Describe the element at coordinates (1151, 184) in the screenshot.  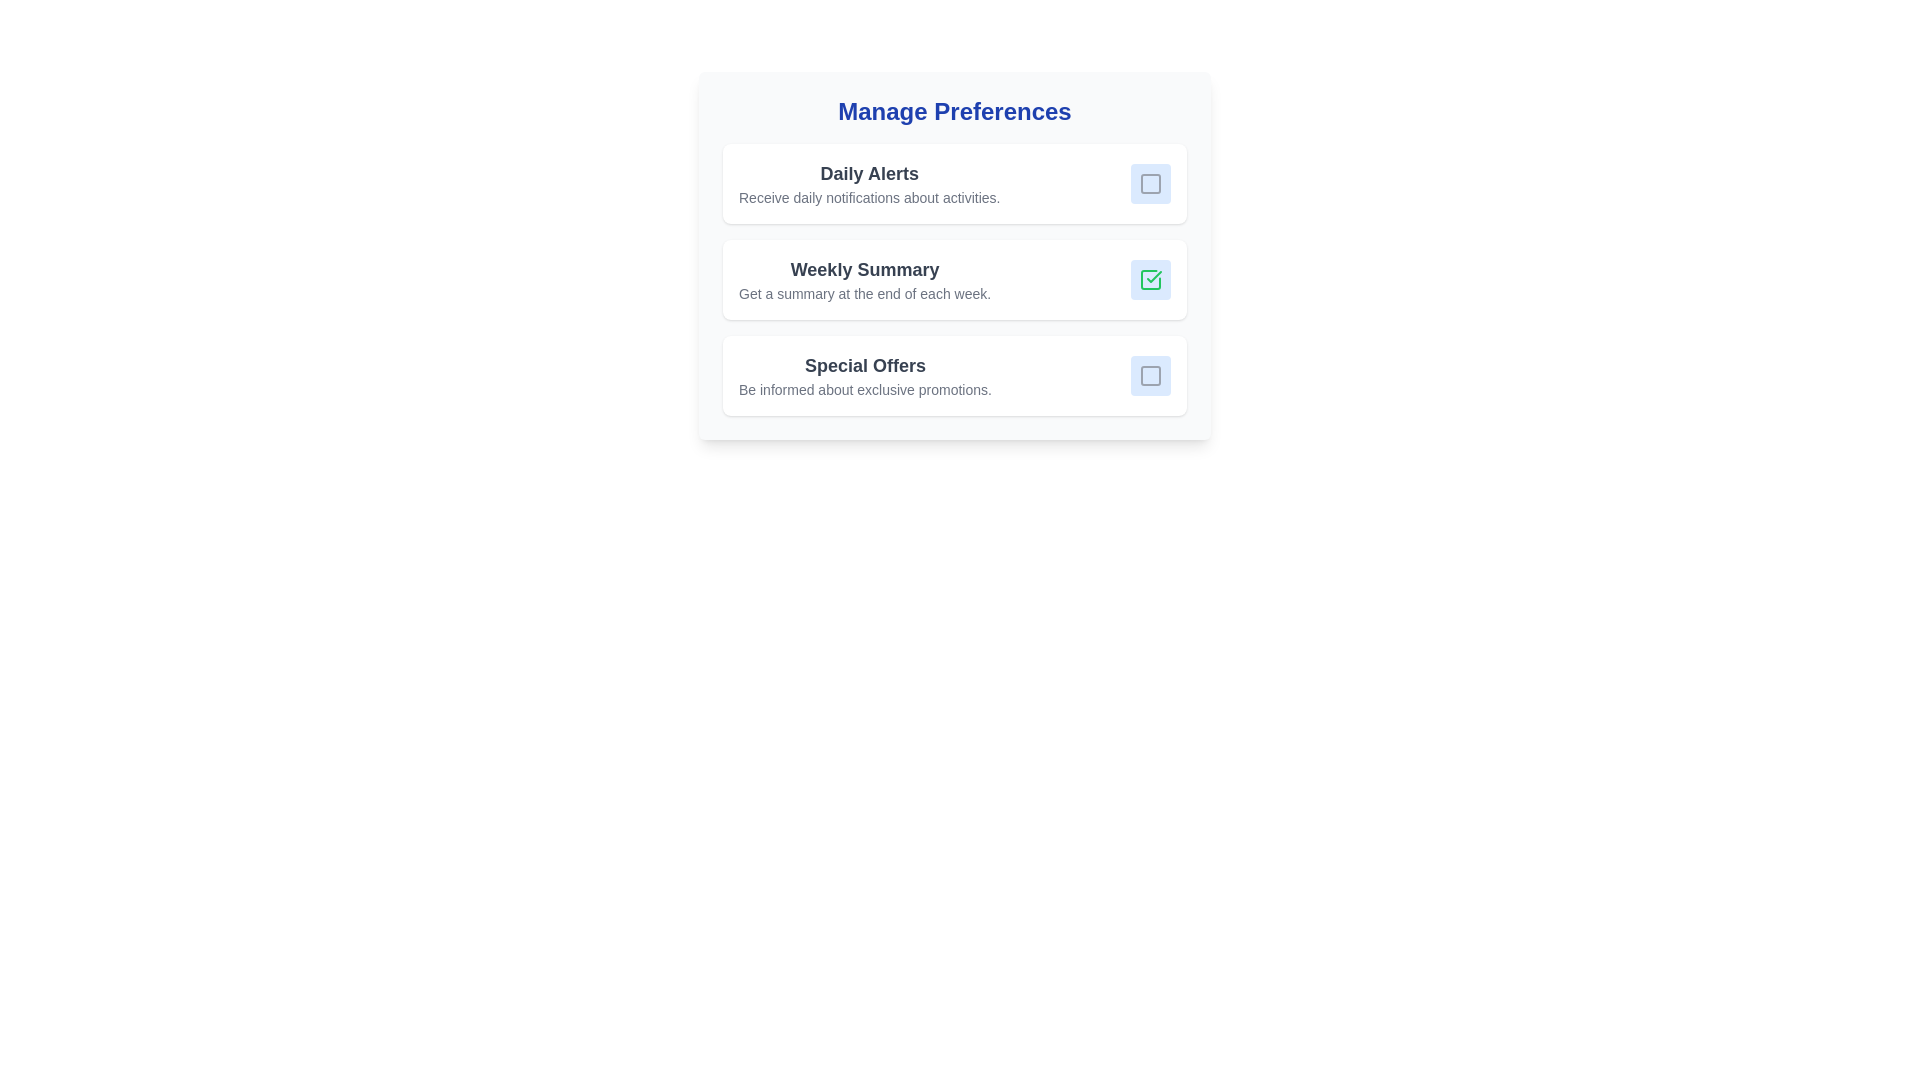
I see `the checkbox icon in the first row under 'Daily Alerts'` at that location.